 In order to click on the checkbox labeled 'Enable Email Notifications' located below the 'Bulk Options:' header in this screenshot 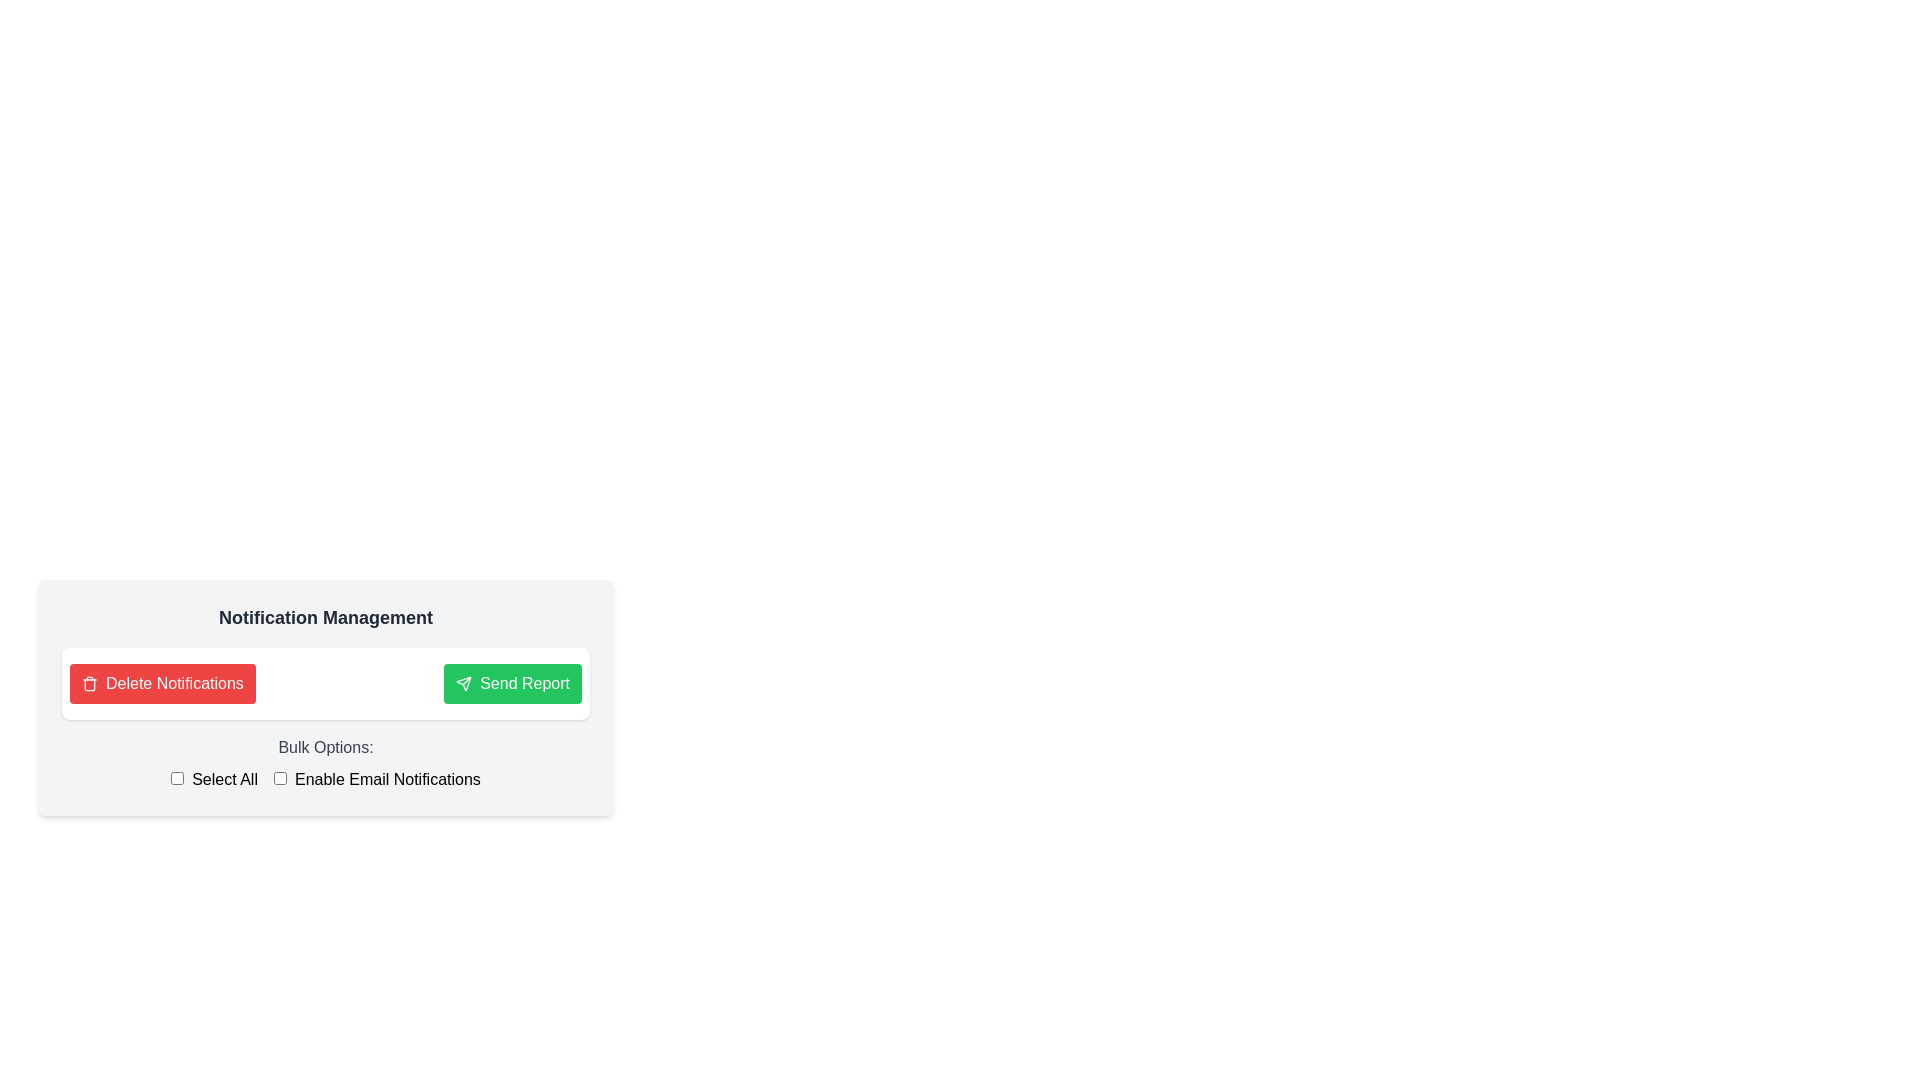, I will do `click(279, 777)`.